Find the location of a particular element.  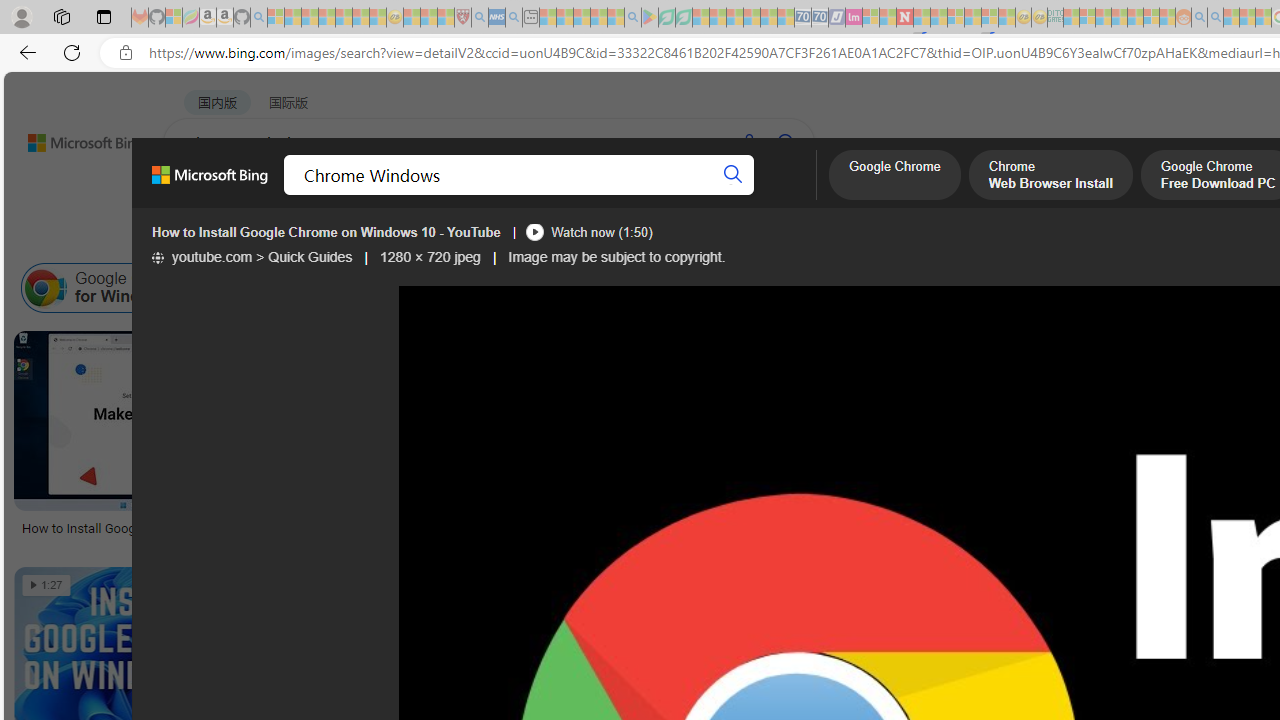

'Trusted Community Engagement and Contributions | Guidelines' is located at coordinates (921, 17).